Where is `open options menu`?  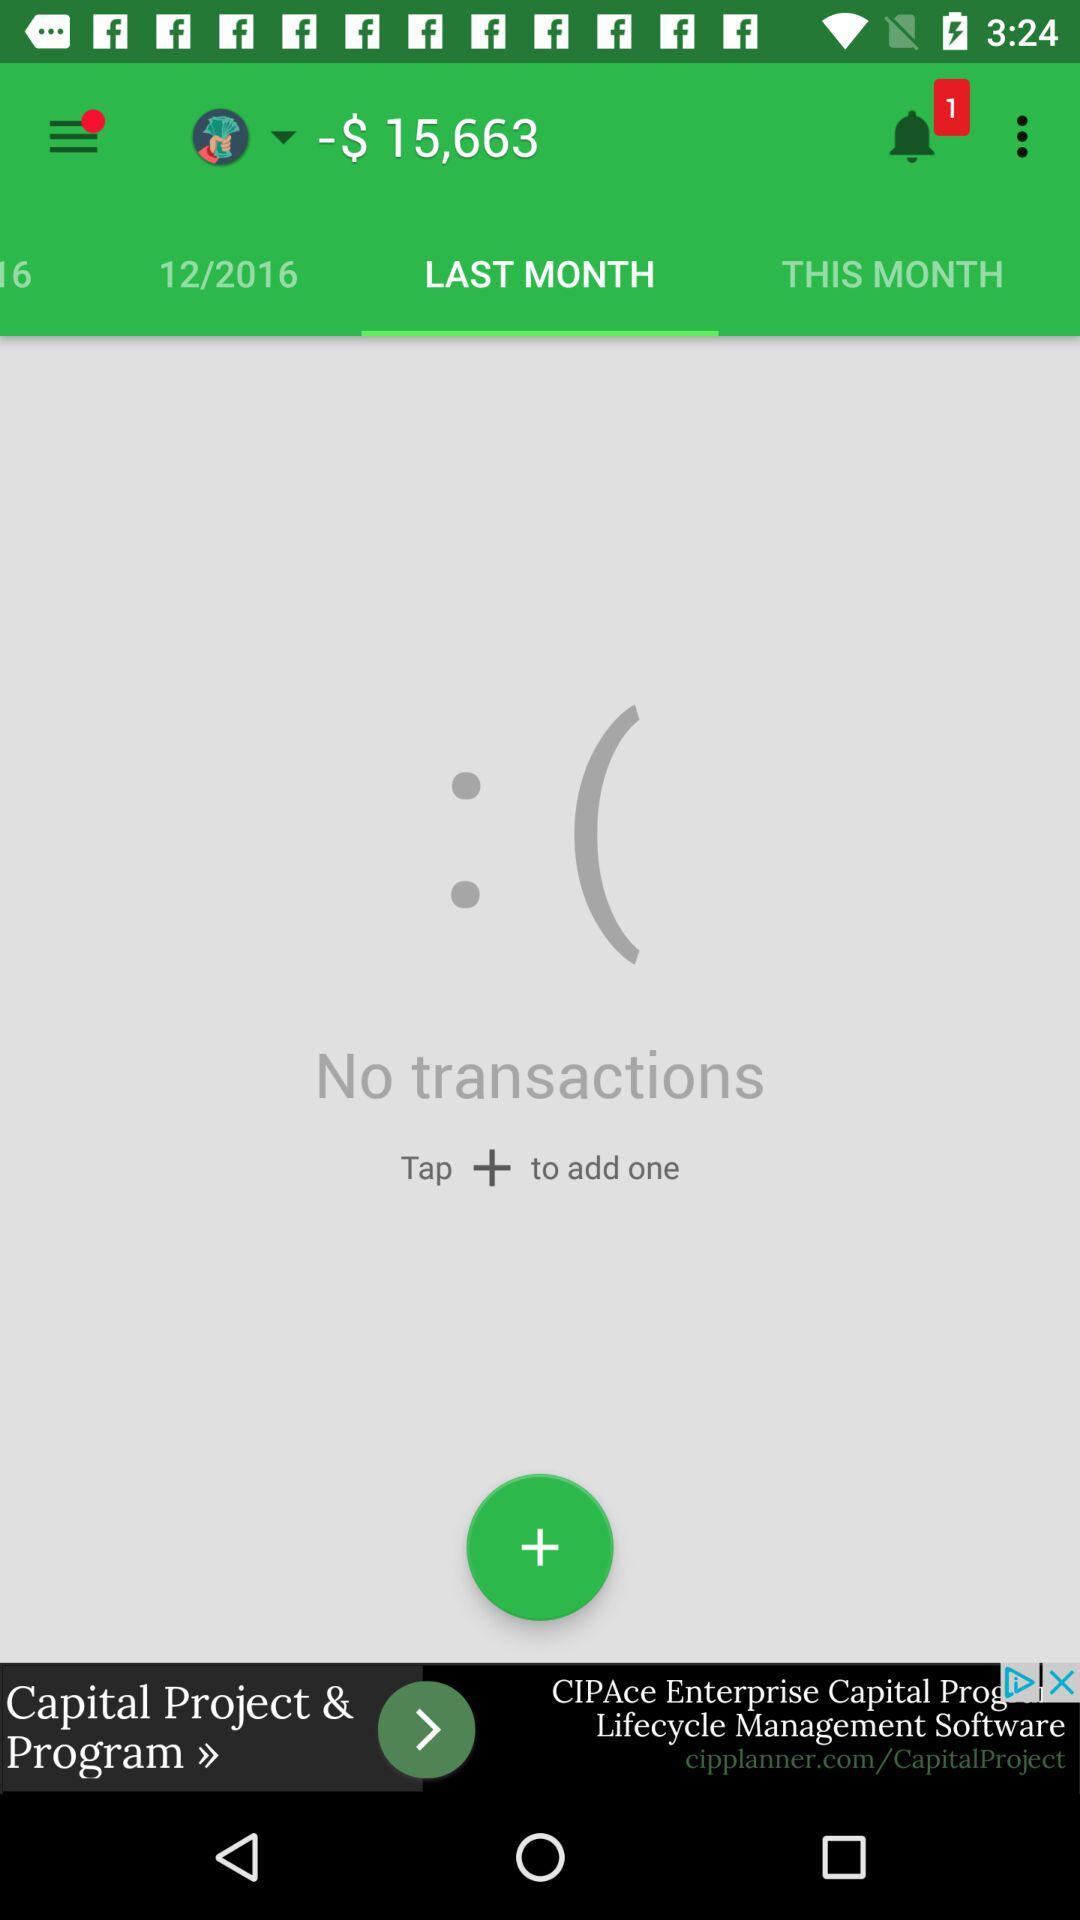 open options menu is located at coordinates (72, 135).